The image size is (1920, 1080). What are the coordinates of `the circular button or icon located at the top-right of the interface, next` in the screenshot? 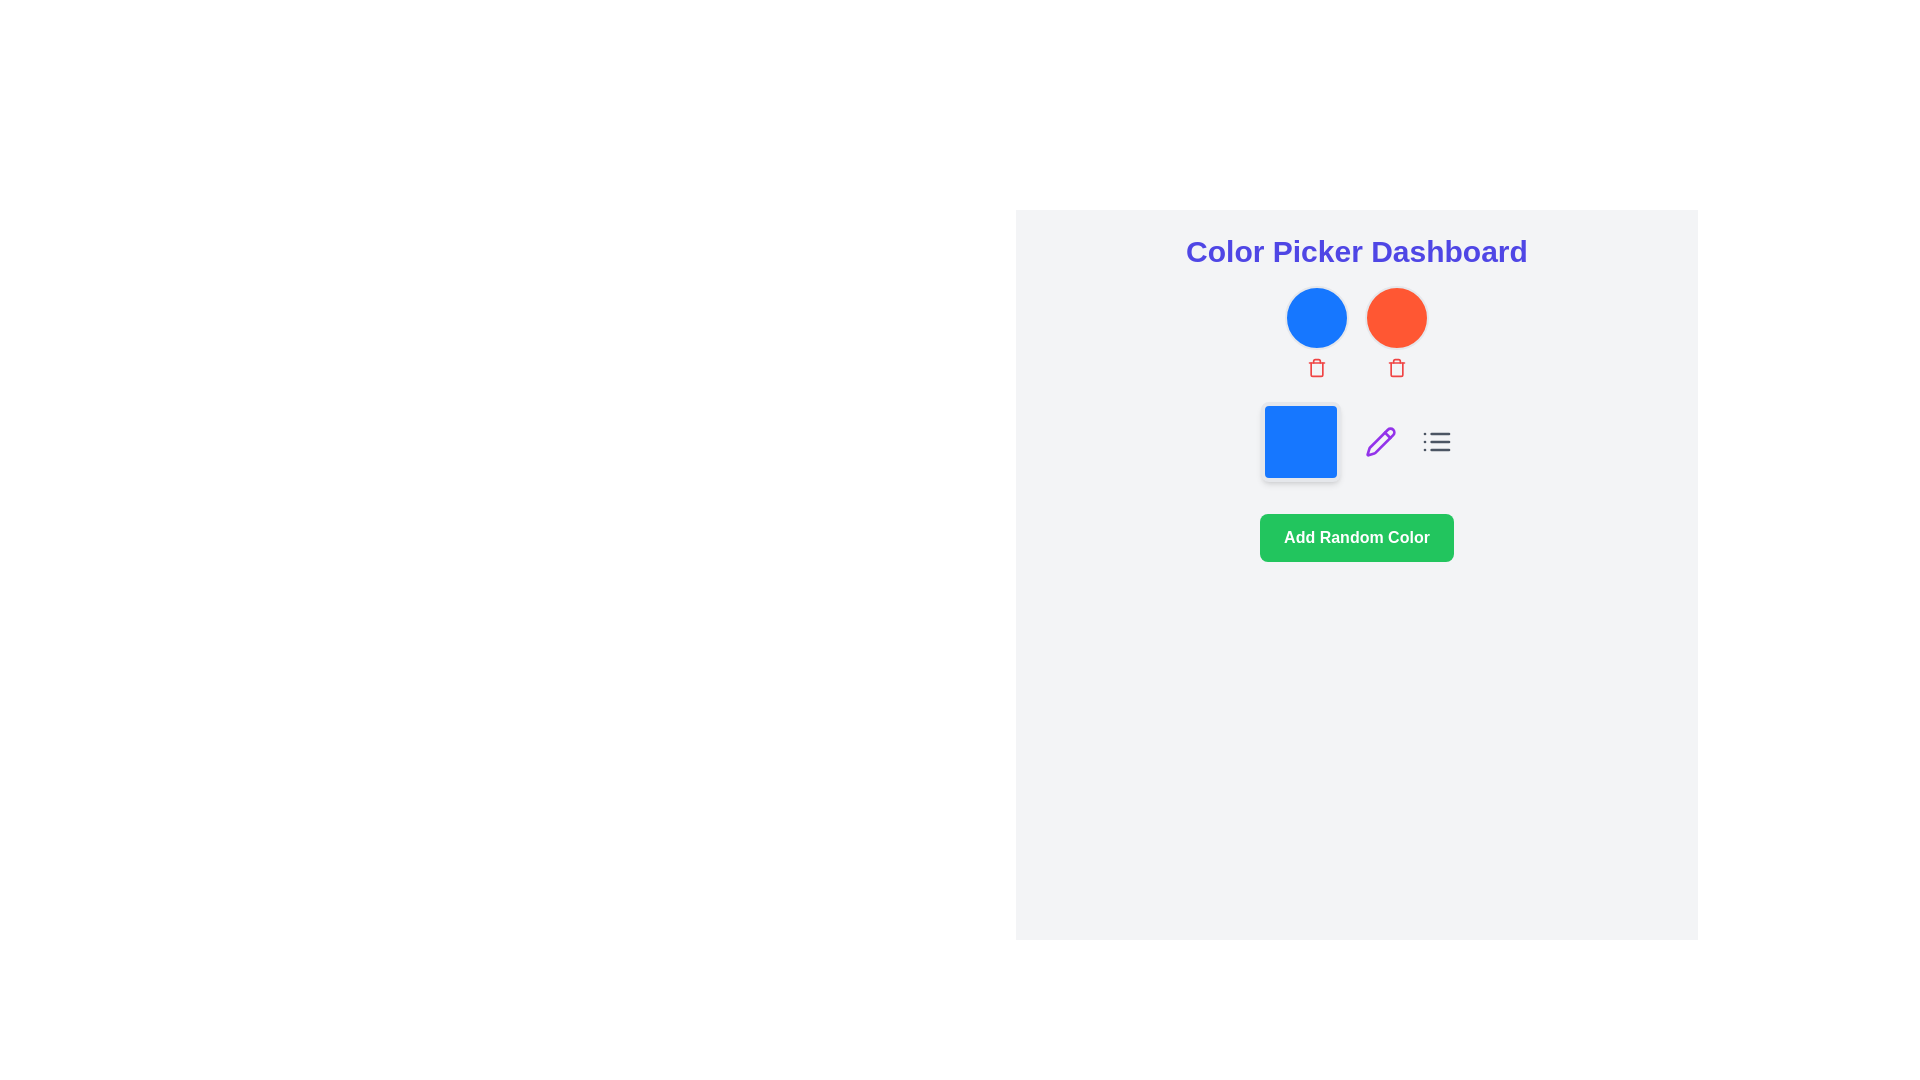 It's located at (1395, 316).